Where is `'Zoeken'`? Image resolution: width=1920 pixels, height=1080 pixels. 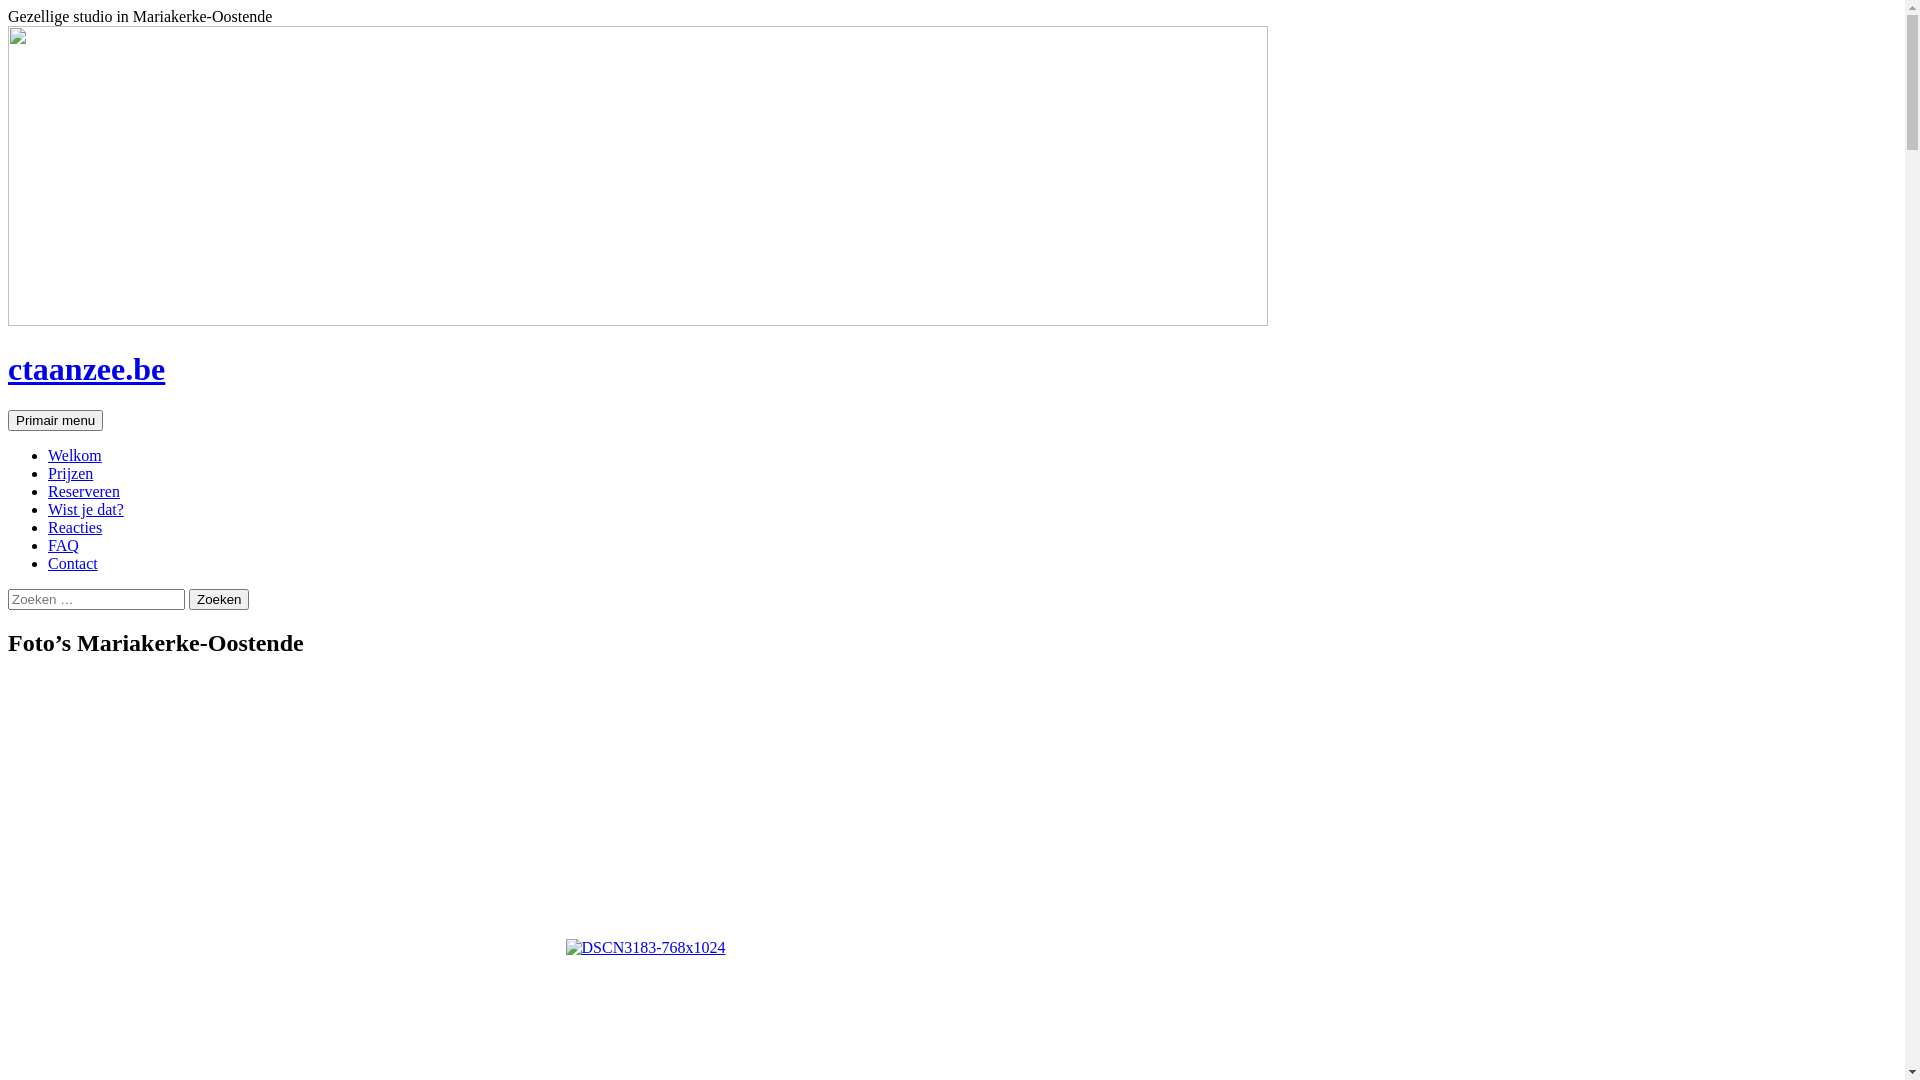 'Zoeken' is located at coordinates (219, 598).